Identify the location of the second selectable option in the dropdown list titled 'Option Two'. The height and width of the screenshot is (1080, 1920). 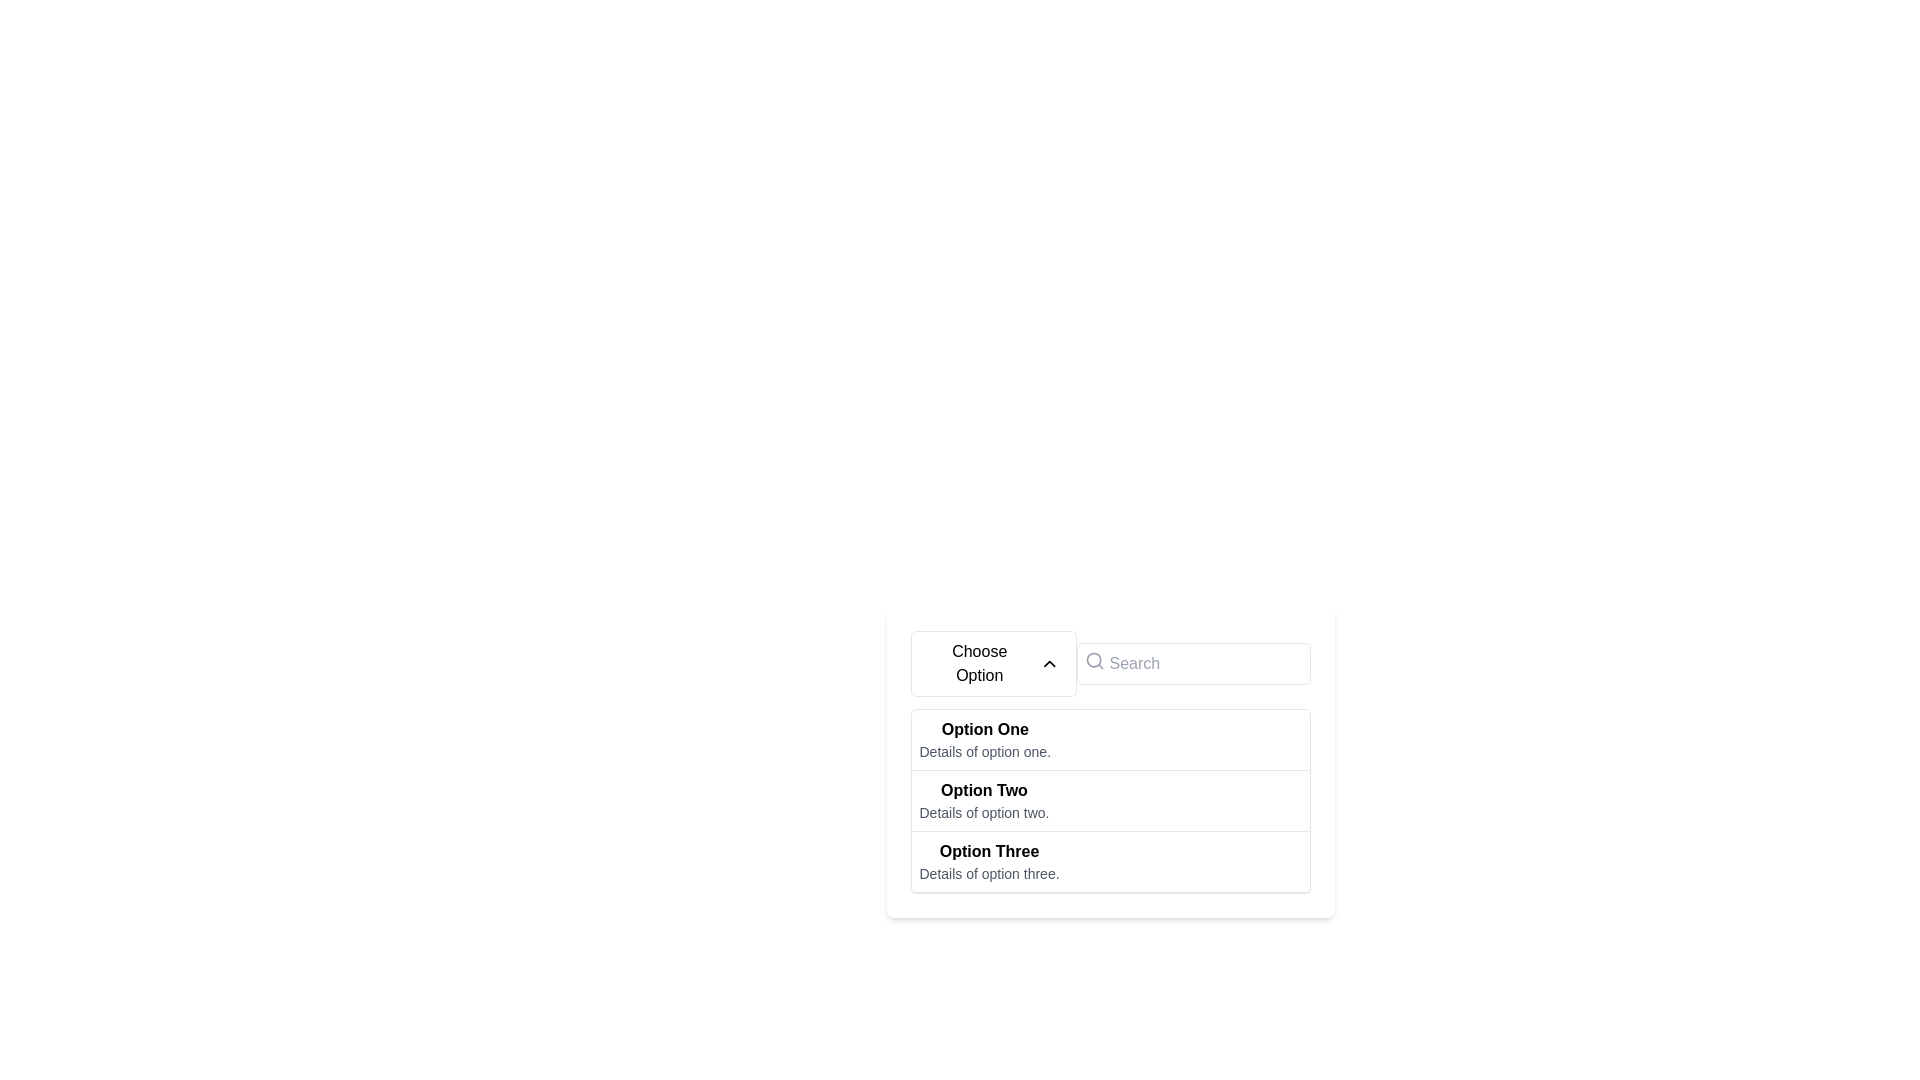
(1109, 800).